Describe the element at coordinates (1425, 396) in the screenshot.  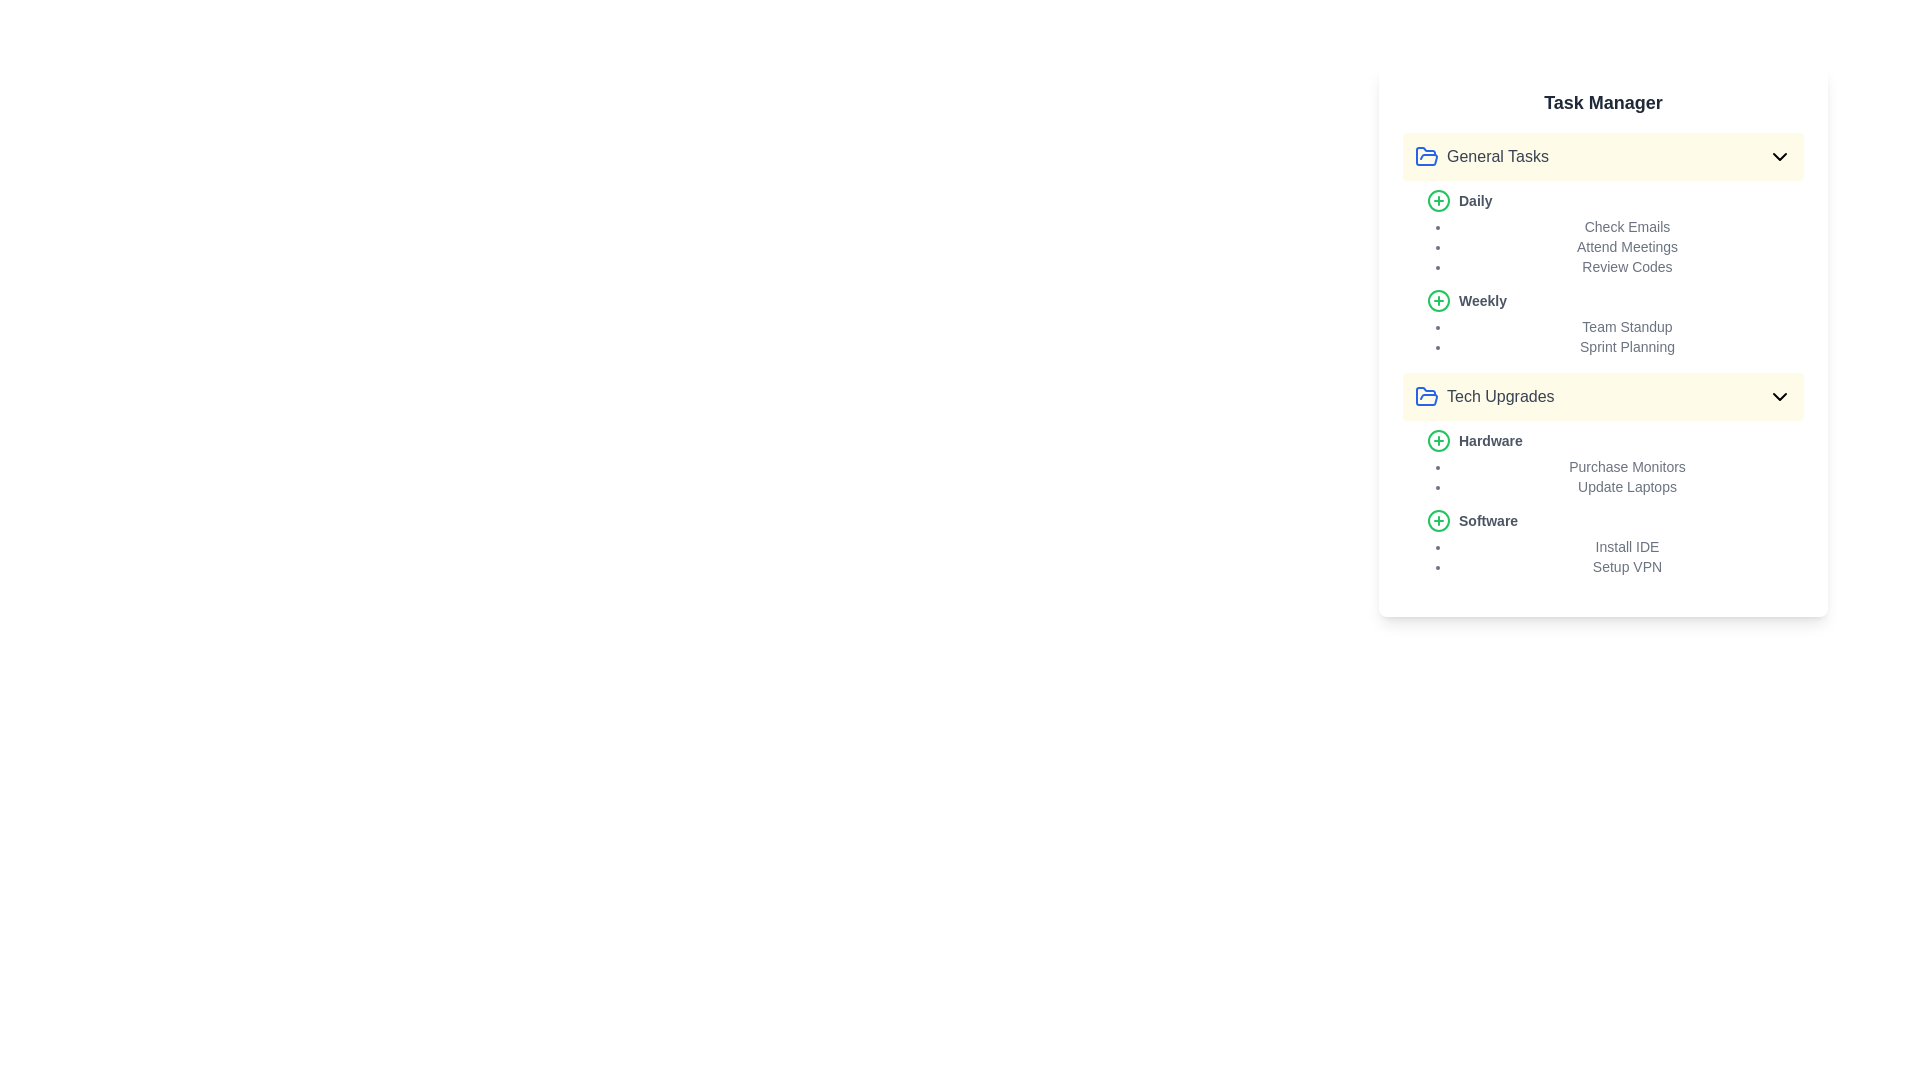
I see `the blue-colored folder icon located at the top left of the 'General Tasks' section in the task manager interface` at that location.